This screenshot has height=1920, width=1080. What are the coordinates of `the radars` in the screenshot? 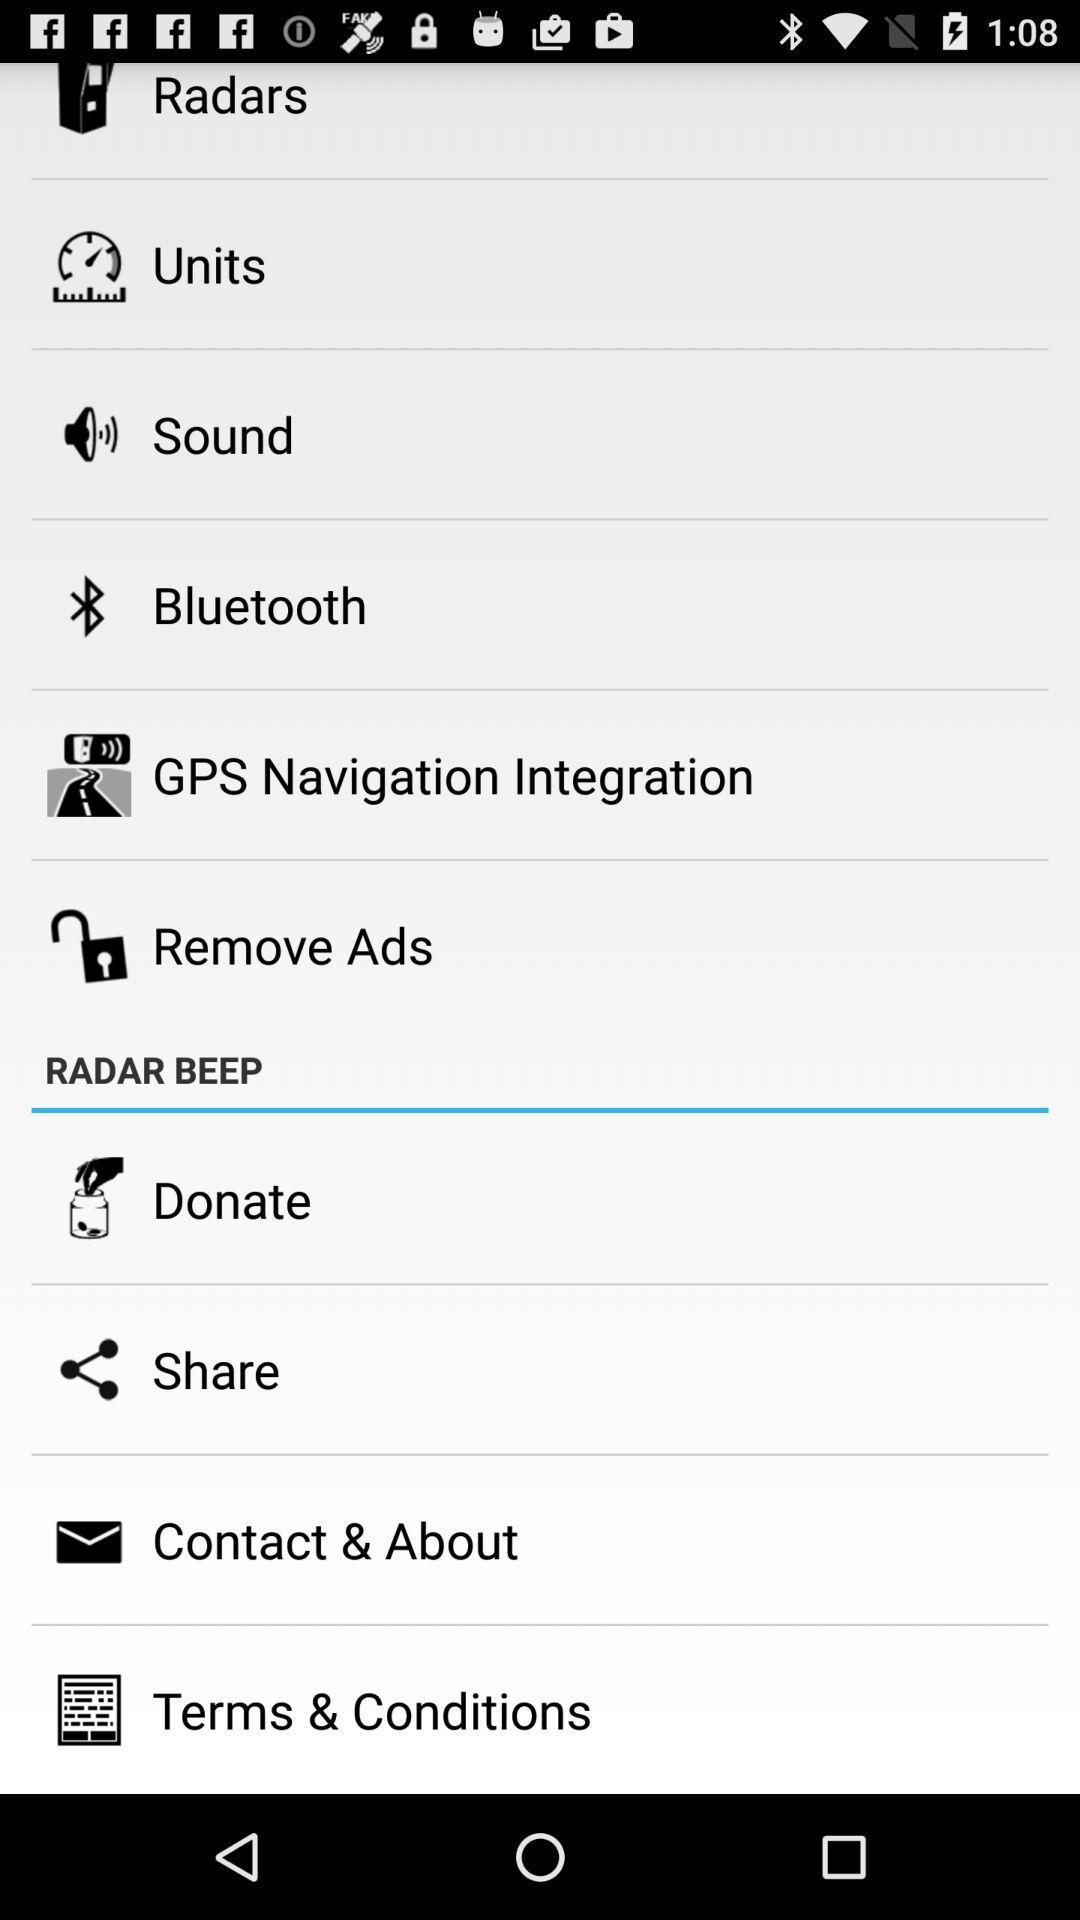 It's located at (229, 94).